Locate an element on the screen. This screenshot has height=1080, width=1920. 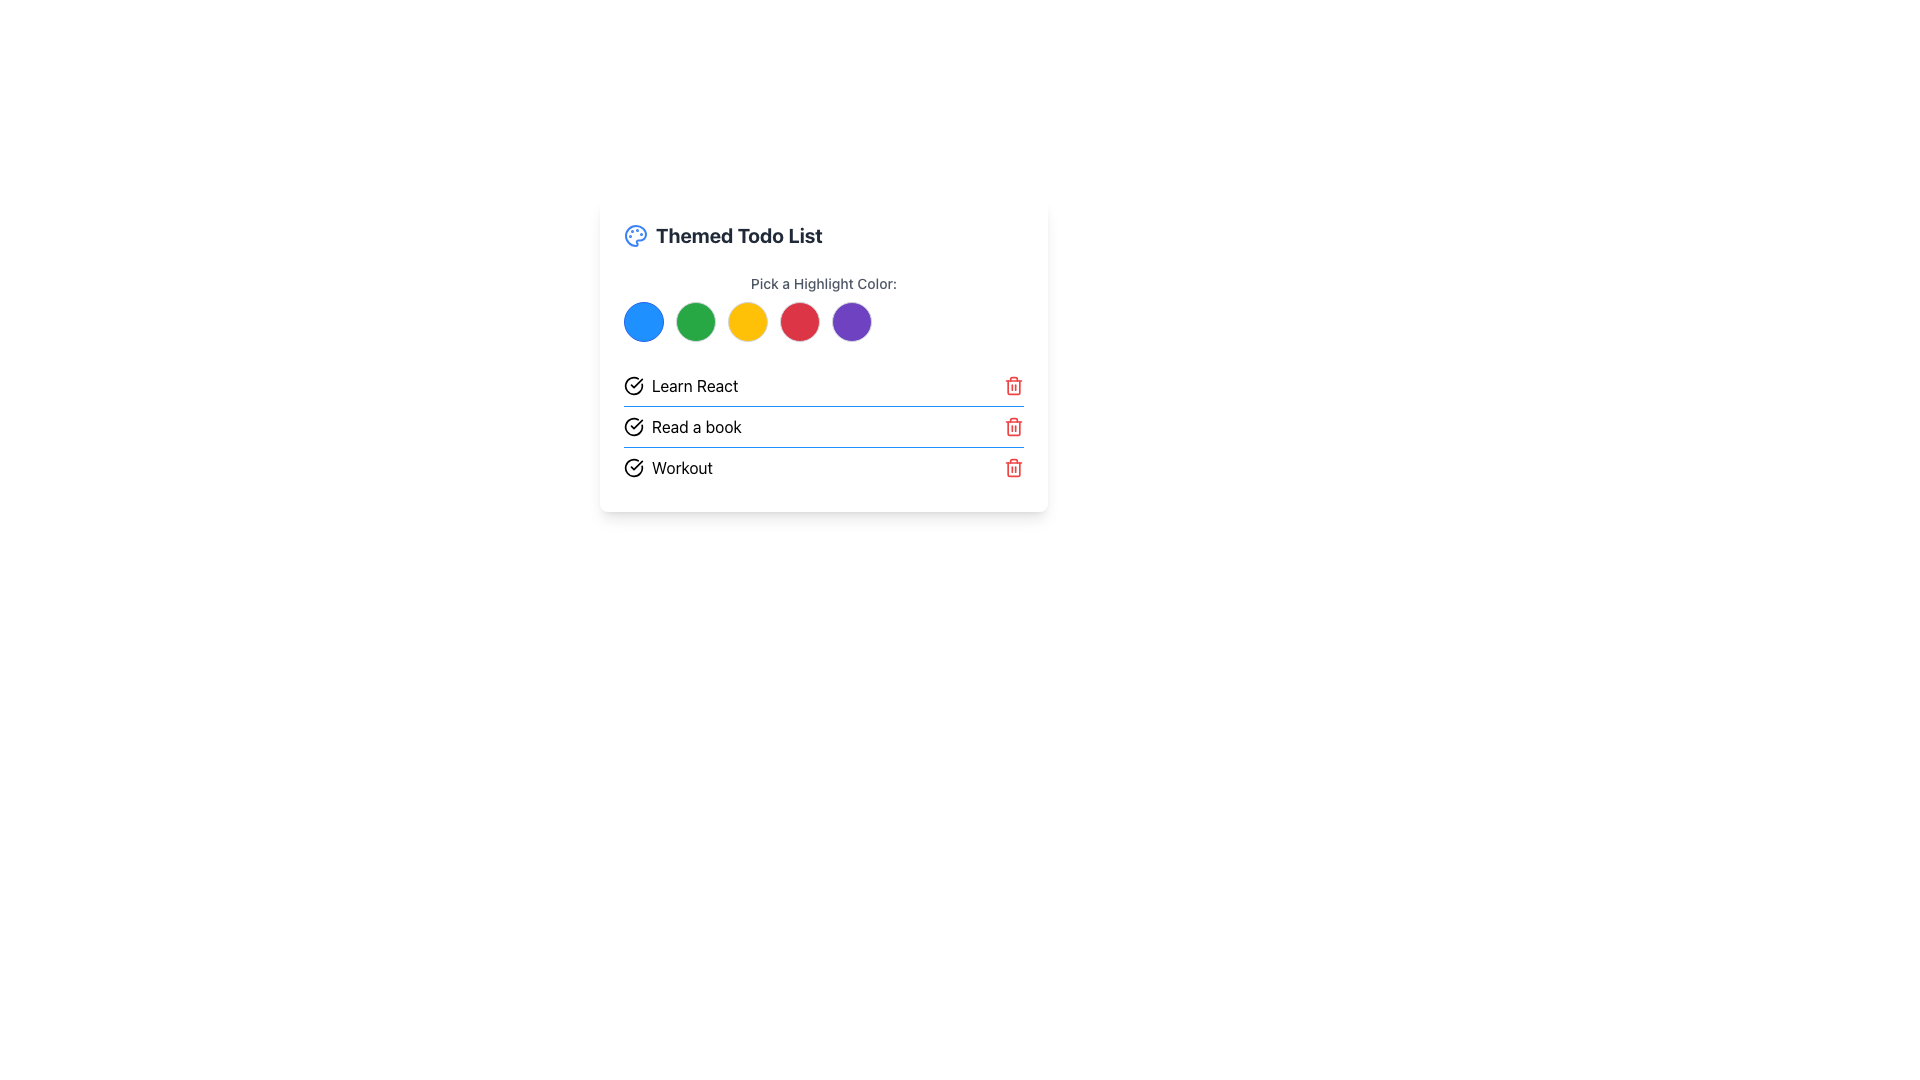
the completion icon indicating the 'Workout' task, which is the leftmost component in the 'Themed Todo List' card is located at coordinates (632, 467).